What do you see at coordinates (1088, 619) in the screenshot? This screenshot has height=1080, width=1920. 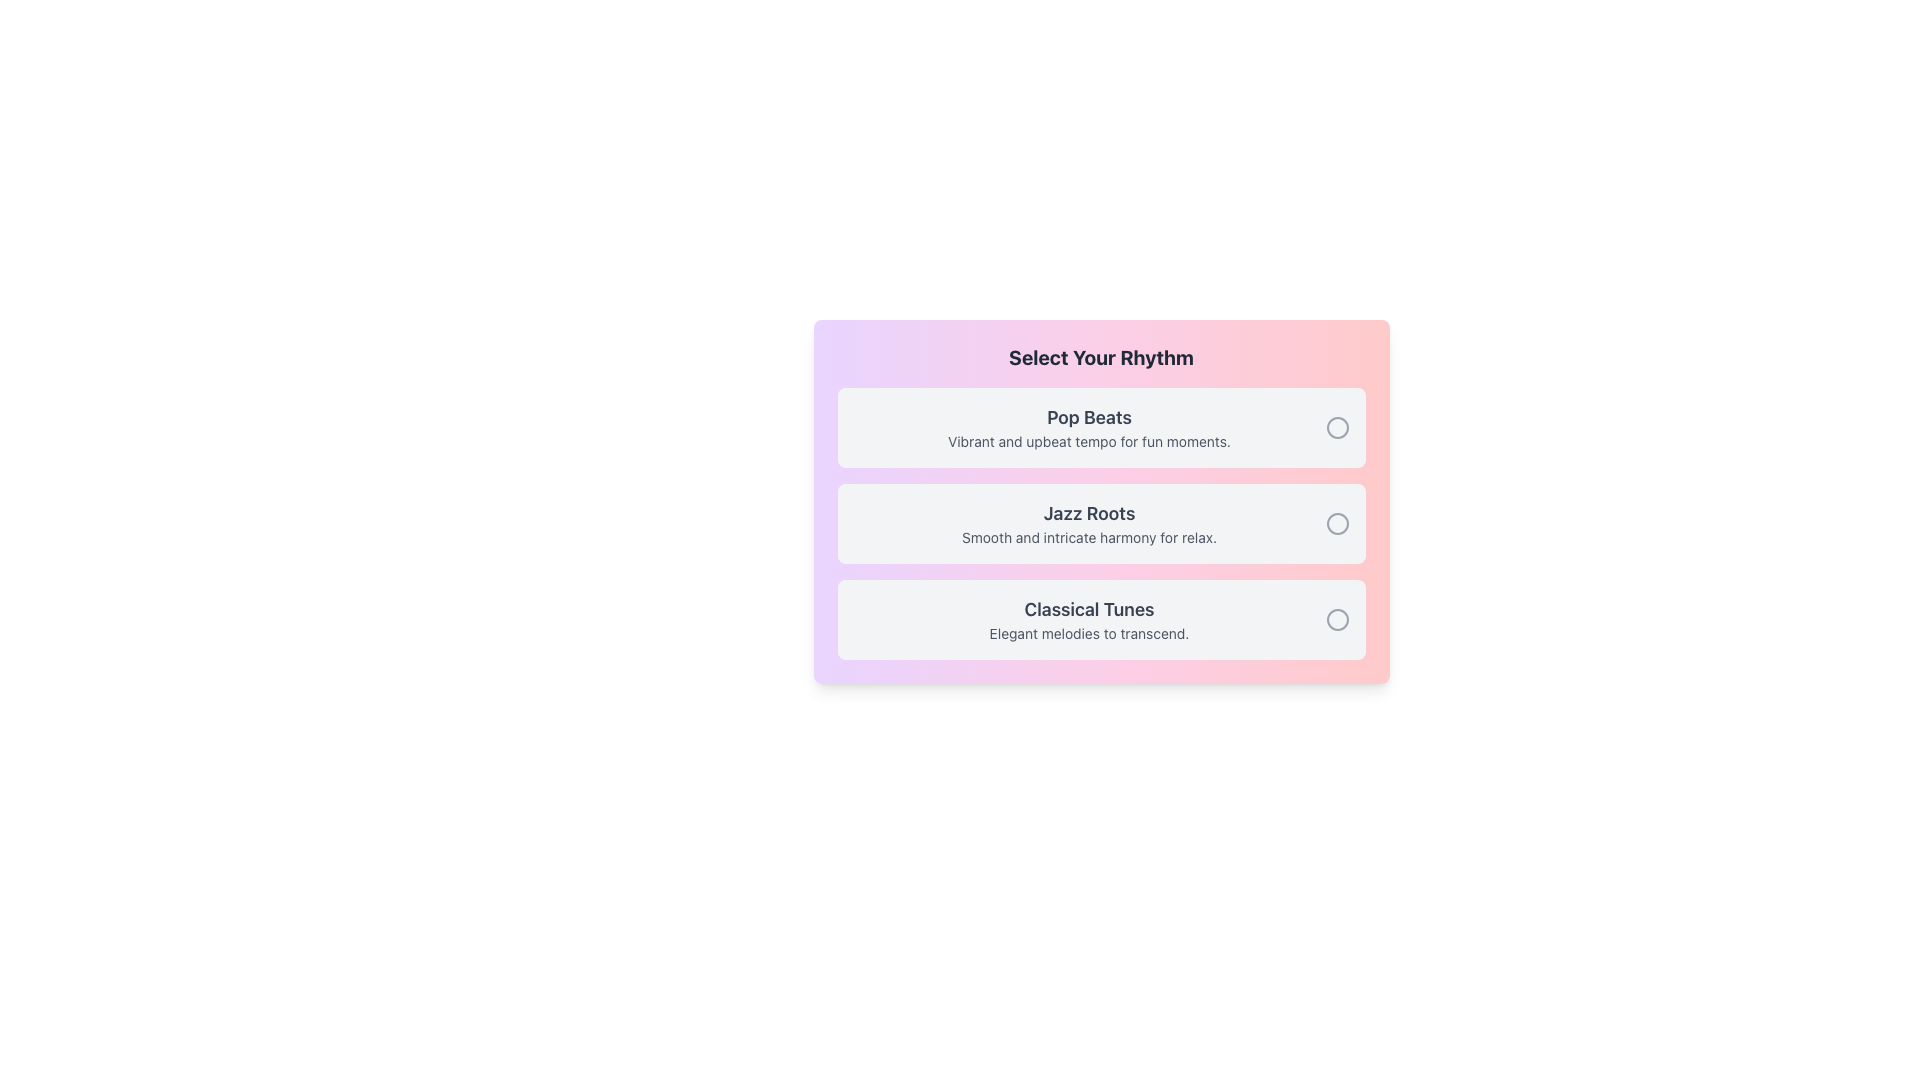 I see `text from the Rich text block that serves as a descriptive label within the selection interface, located below 'Jazz Roots' and above an empty area` at bounding box center [1088, 619].